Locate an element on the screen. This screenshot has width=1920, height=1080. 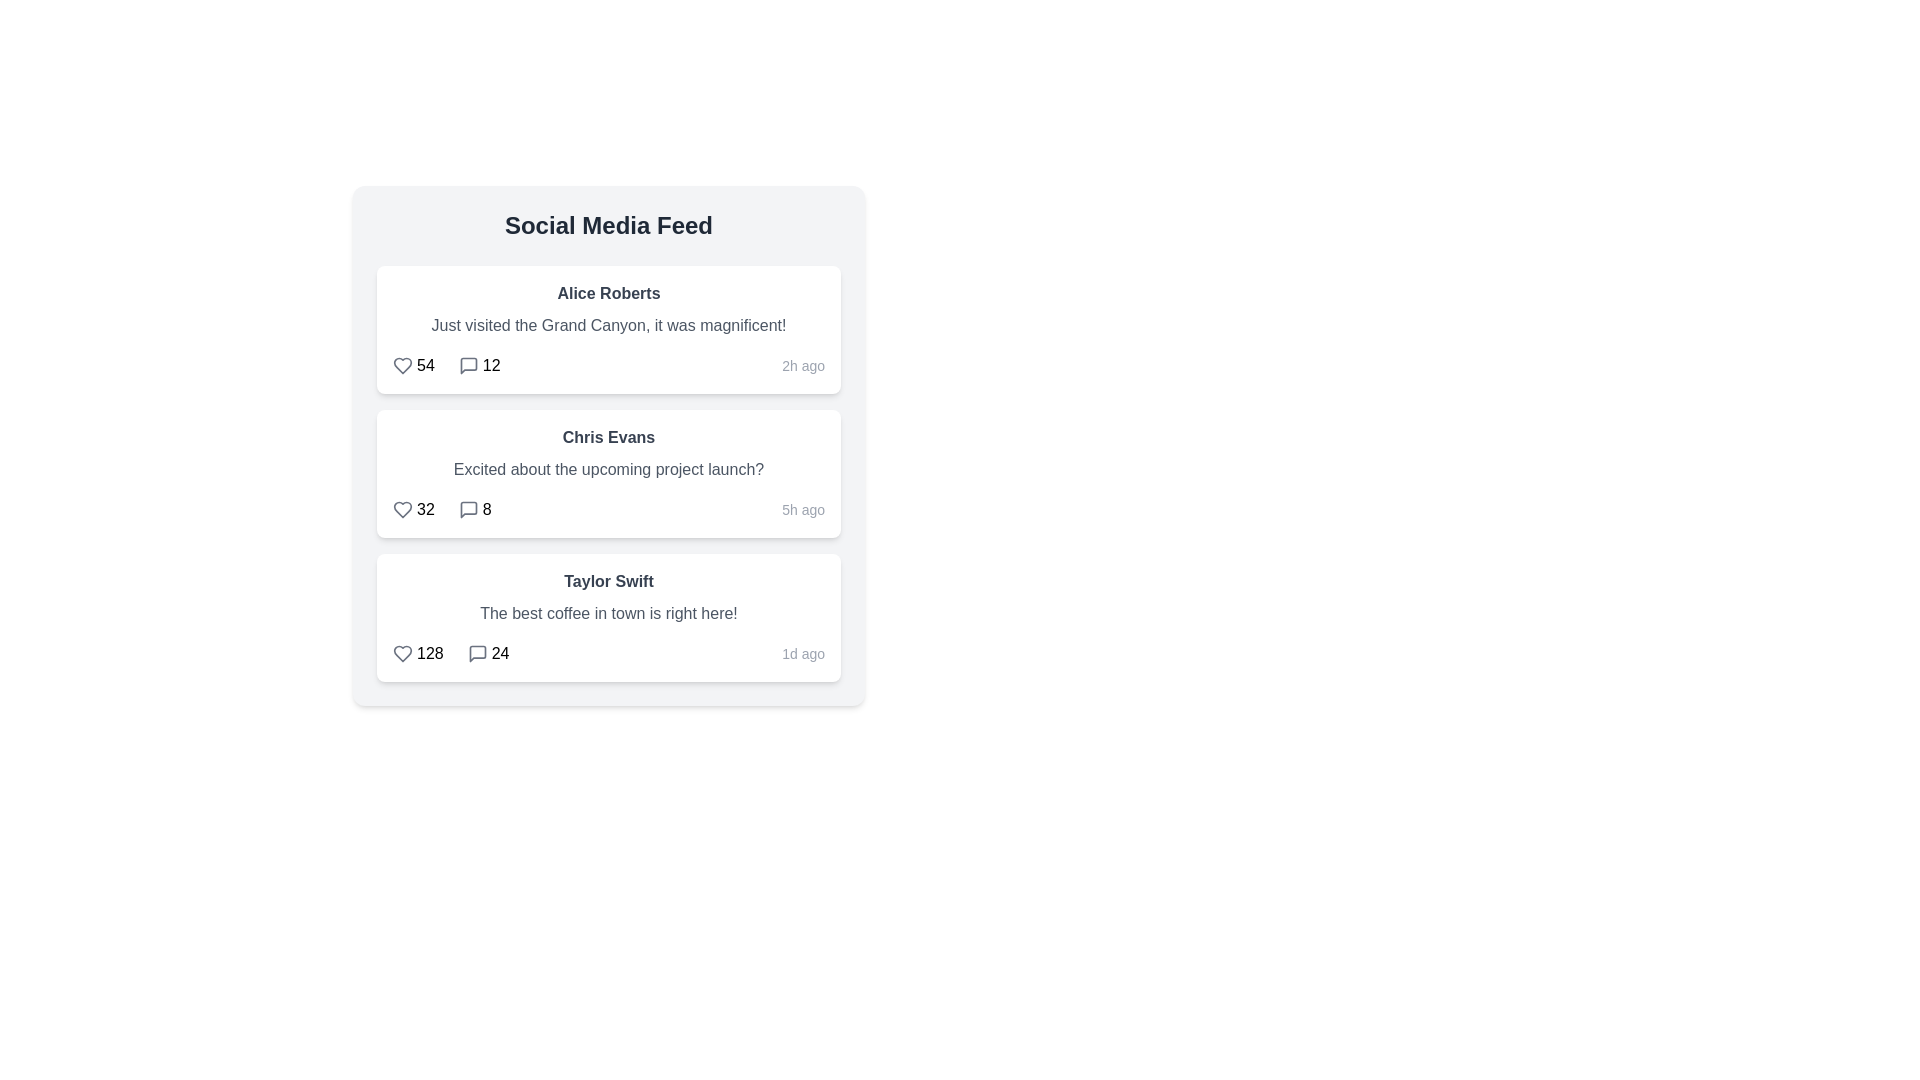
the like icon for the post by Taylor Swift is located at coordinates (402, 654).